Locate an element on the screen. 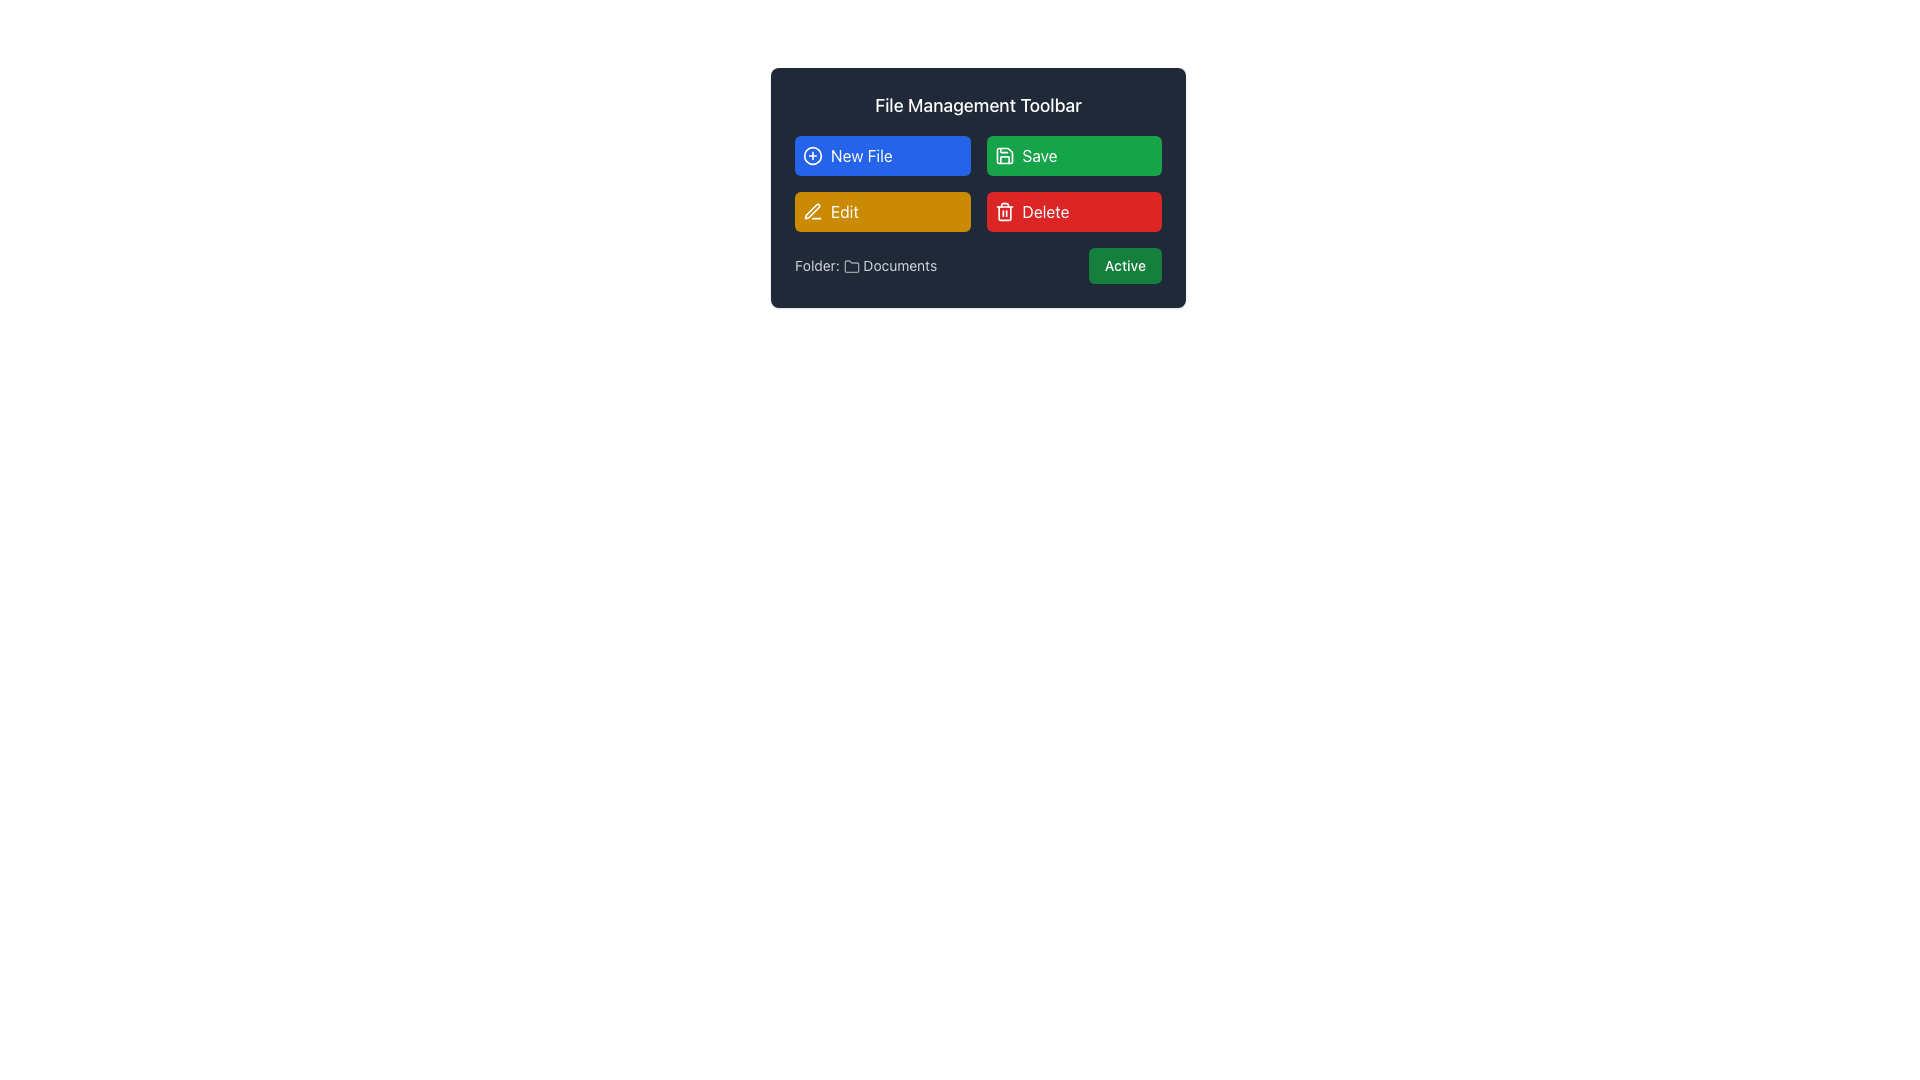 This screenshot has height=1080, width=1920. the 'Save' button that contains the save icon located in the top-right area of the file management toolbar is located at coordinates (1004, 154).